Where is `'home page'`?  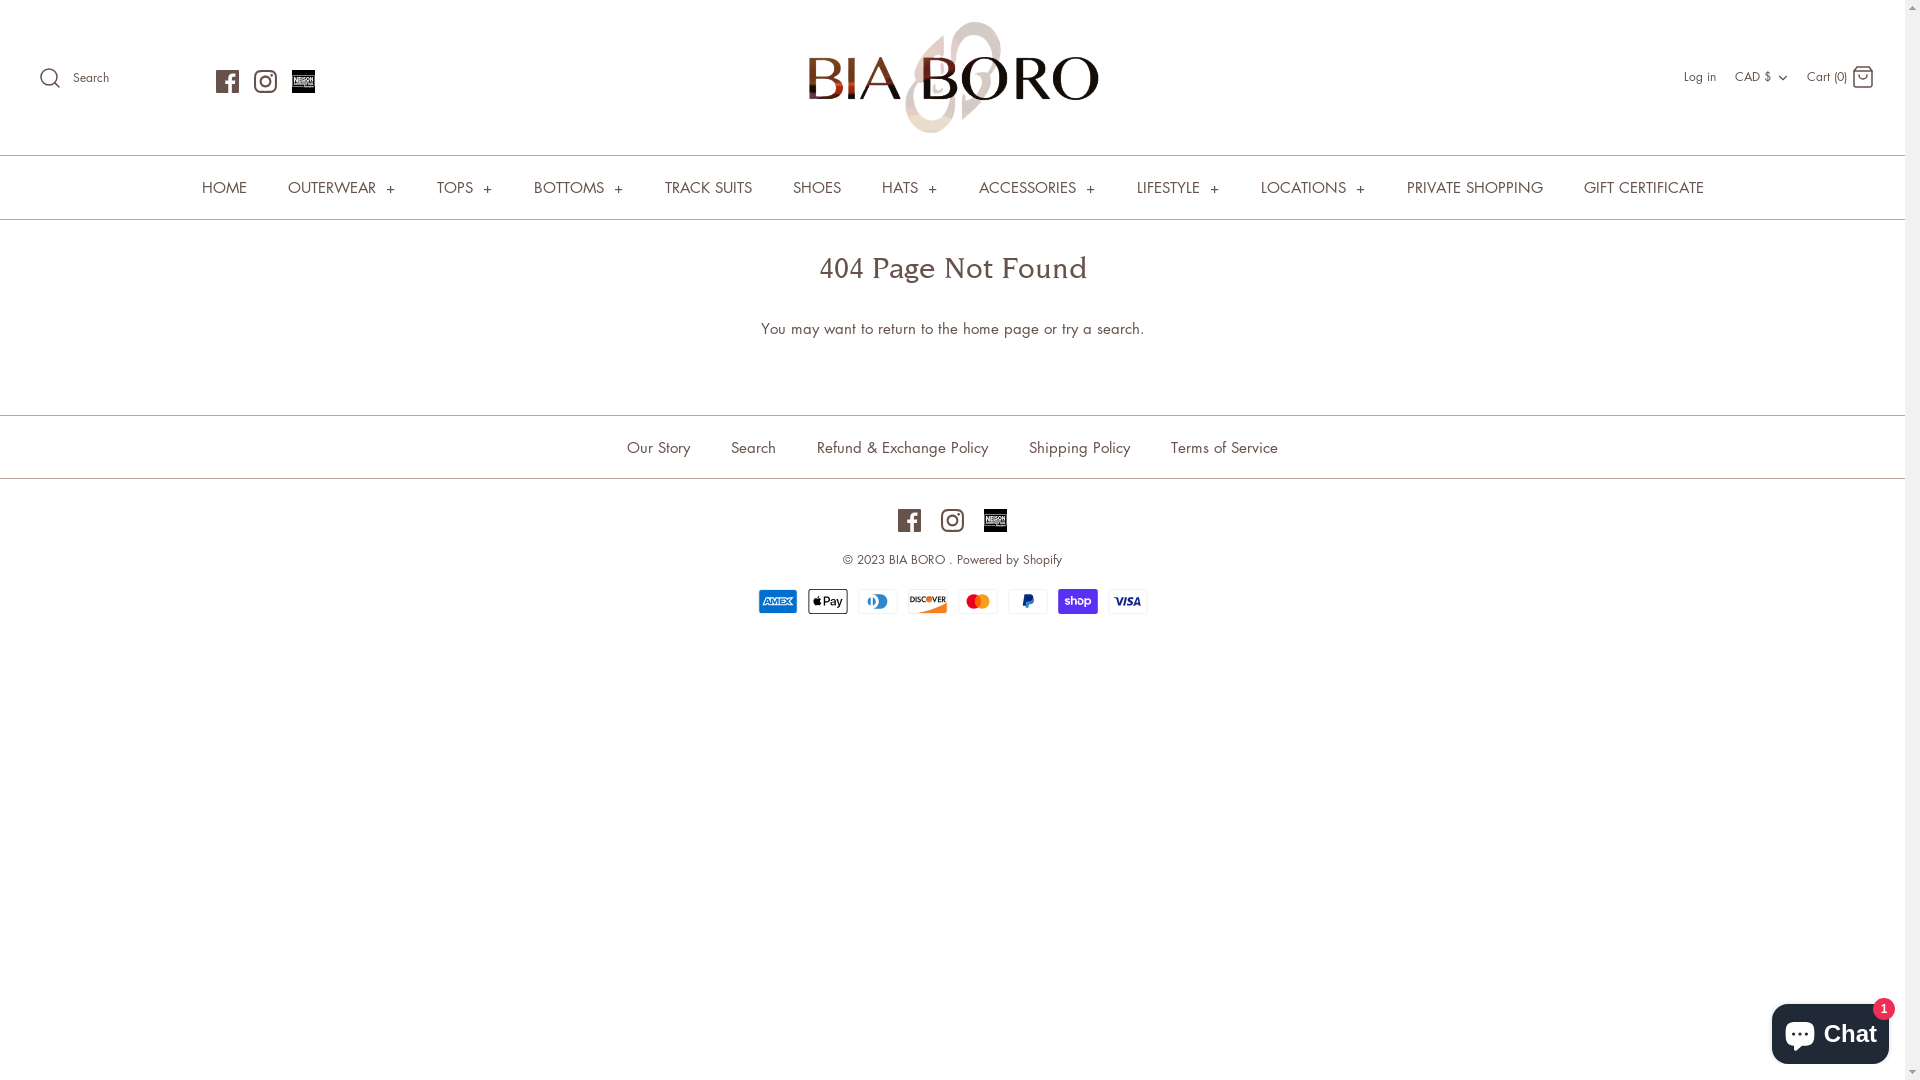 'home page' is located at coordinates (999, 326).